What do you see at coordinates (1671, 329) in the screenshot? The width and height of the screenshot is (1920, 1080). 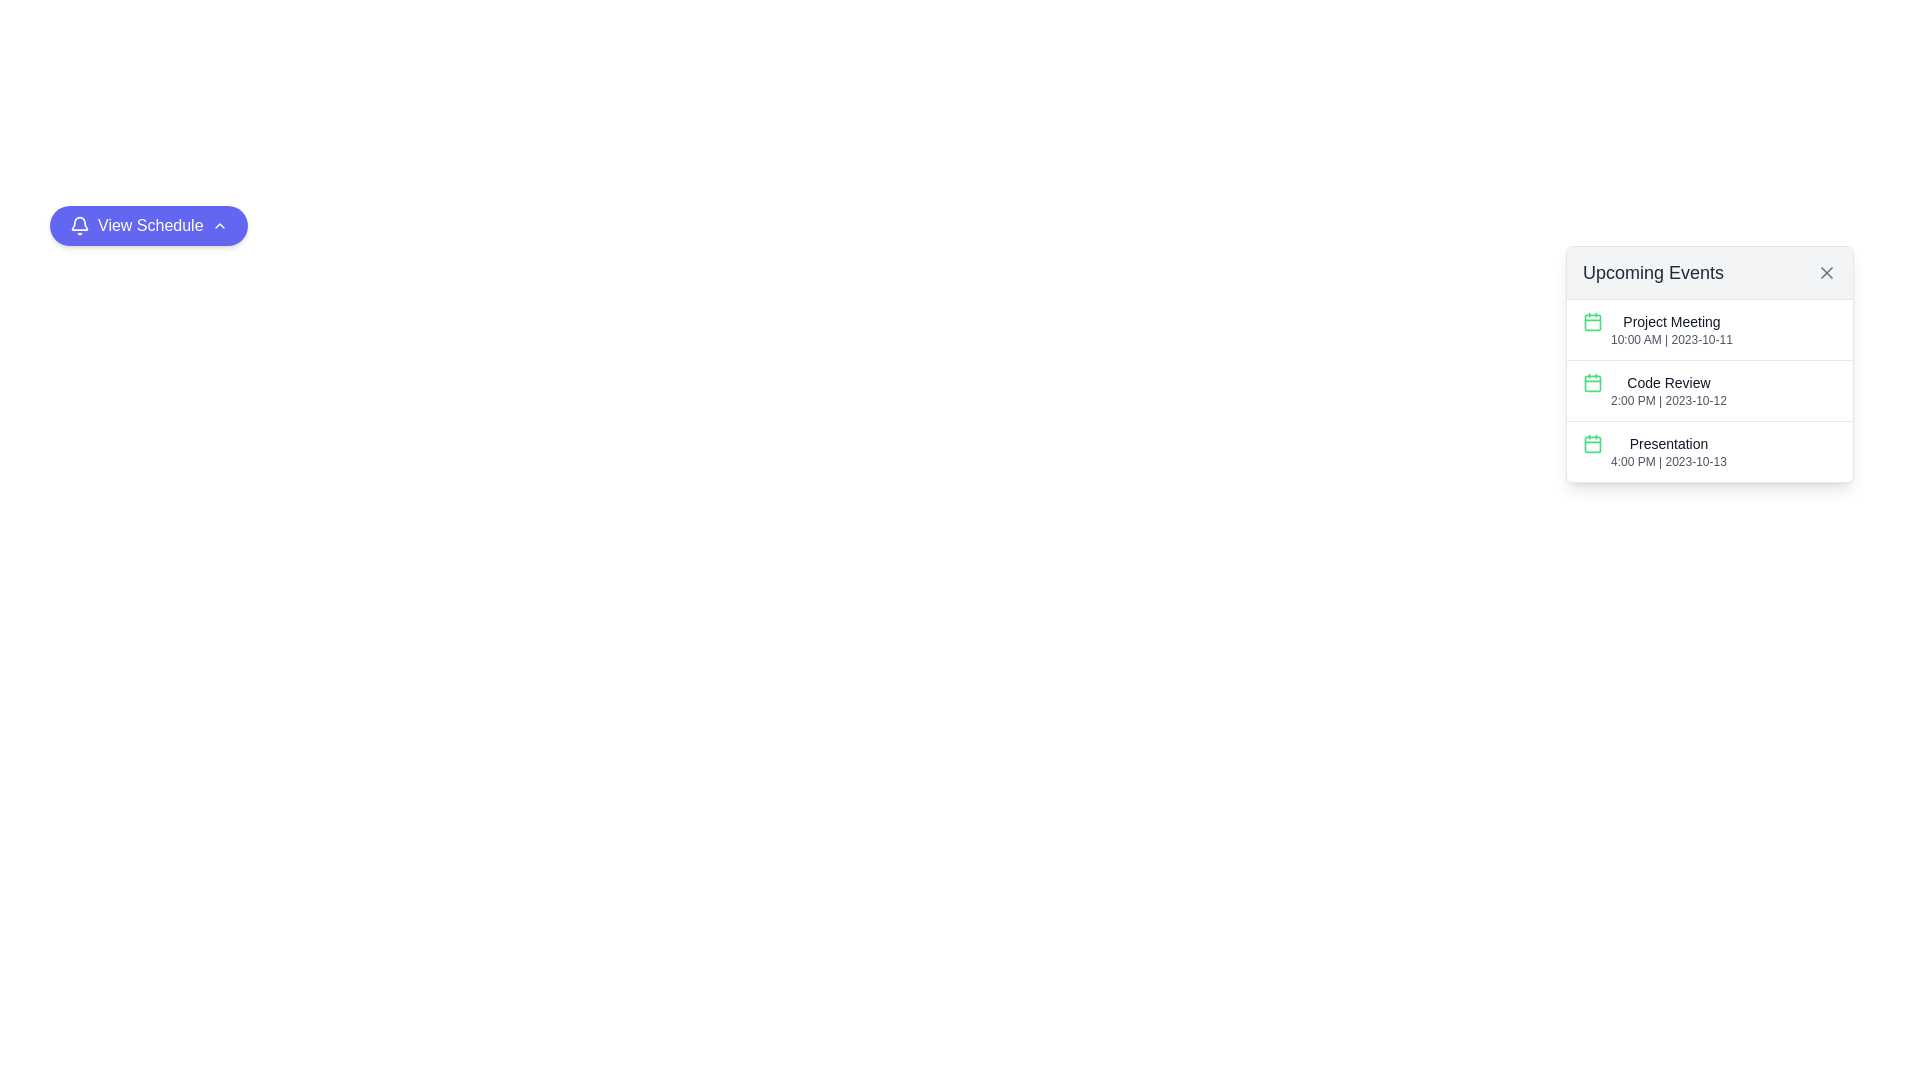 I see `the 'Project Meeting' event entry` at bounding box center [1671, 329].